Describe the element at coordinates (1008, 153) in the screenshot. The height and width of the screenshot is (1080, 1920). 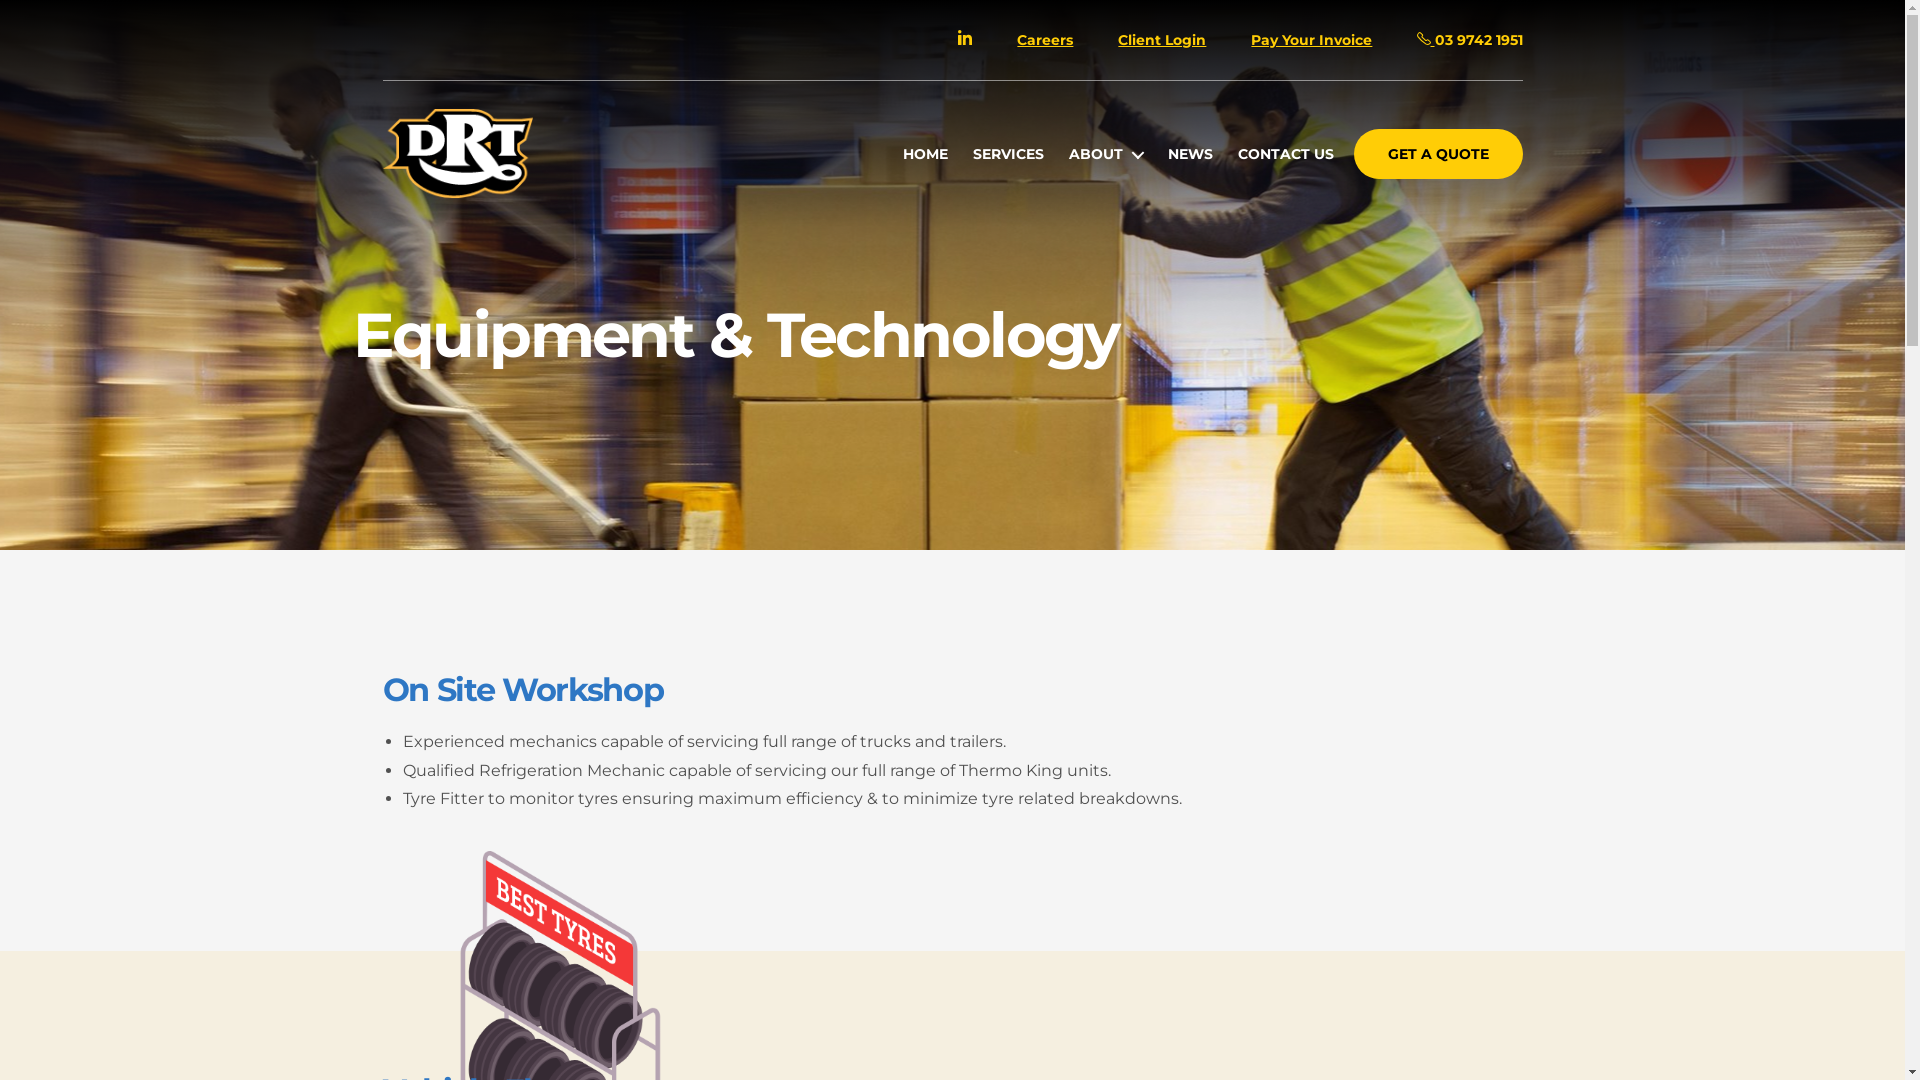
I see `'SERVICES'` at that location.